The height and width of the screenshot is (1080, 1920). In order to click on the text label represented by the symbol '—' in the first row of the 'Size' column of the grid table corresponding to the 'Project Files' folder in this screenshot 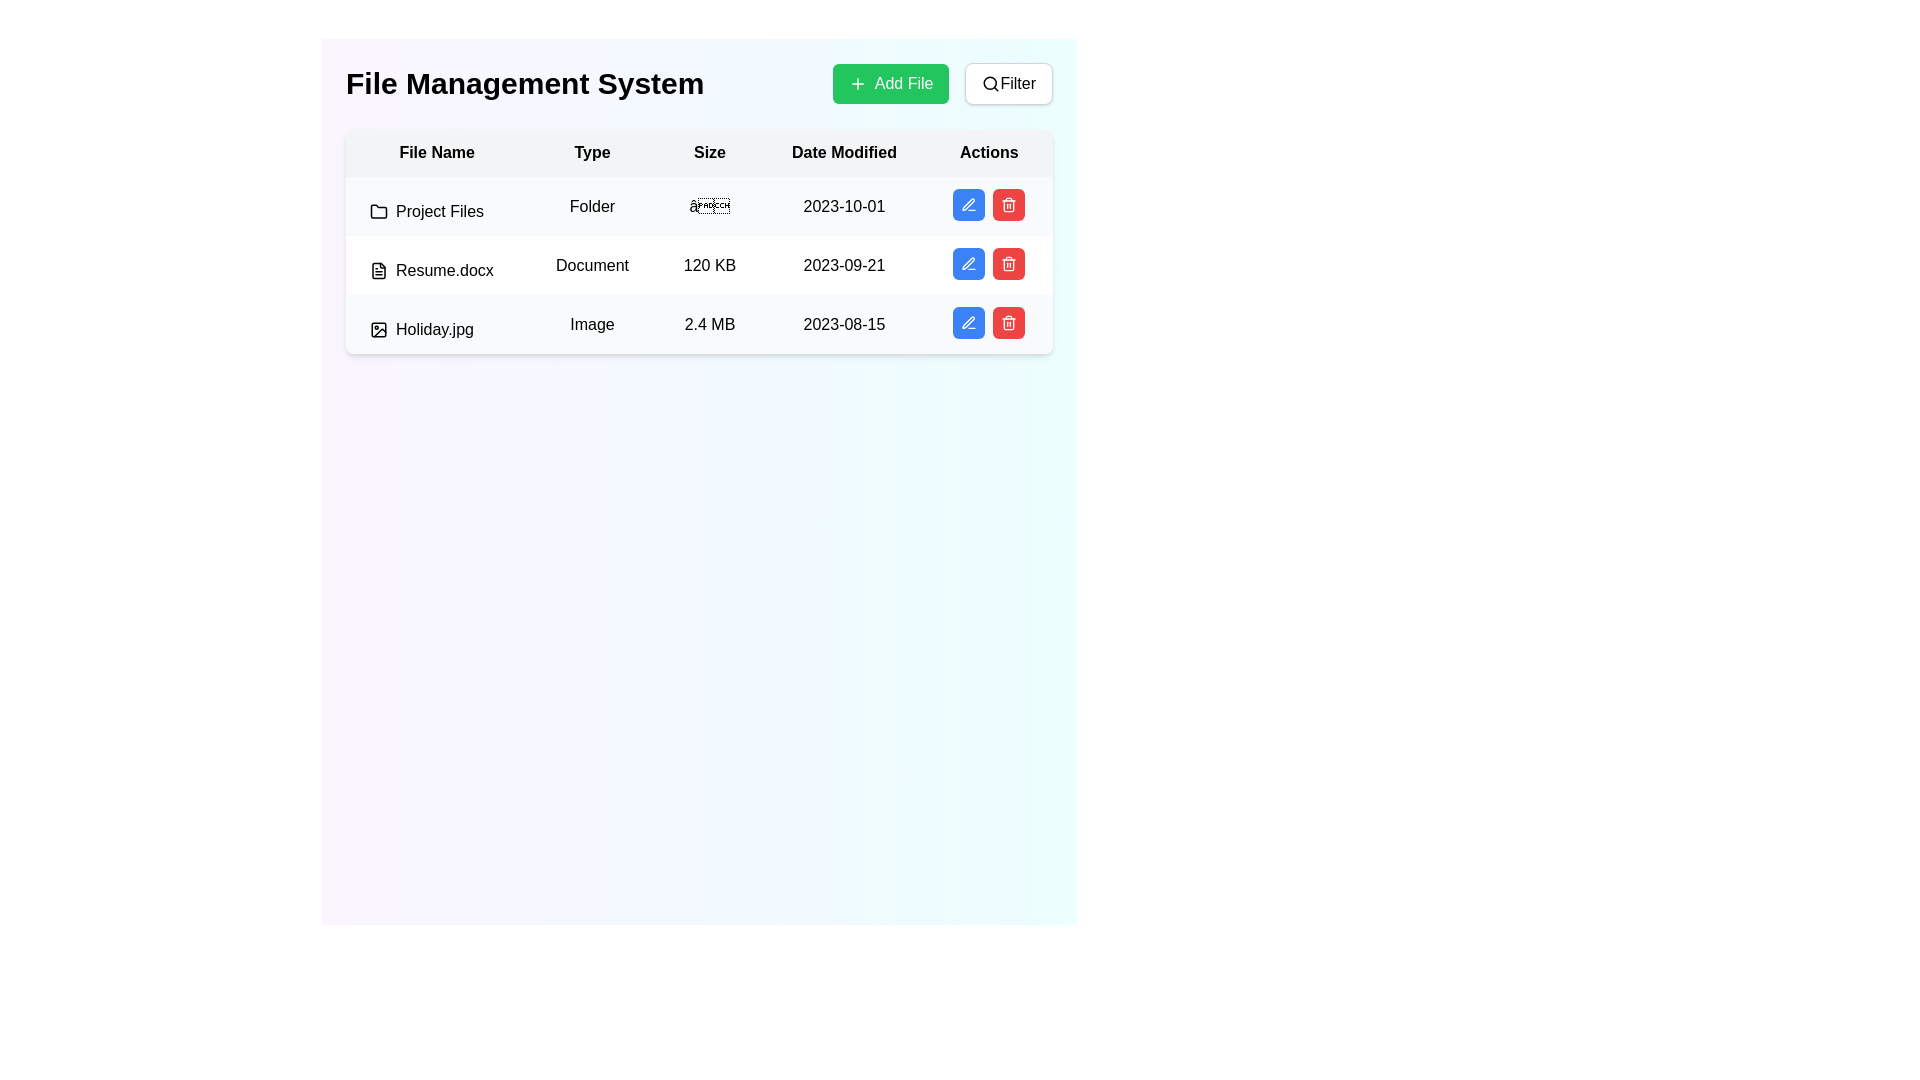, I will do `click(710, 206)`.